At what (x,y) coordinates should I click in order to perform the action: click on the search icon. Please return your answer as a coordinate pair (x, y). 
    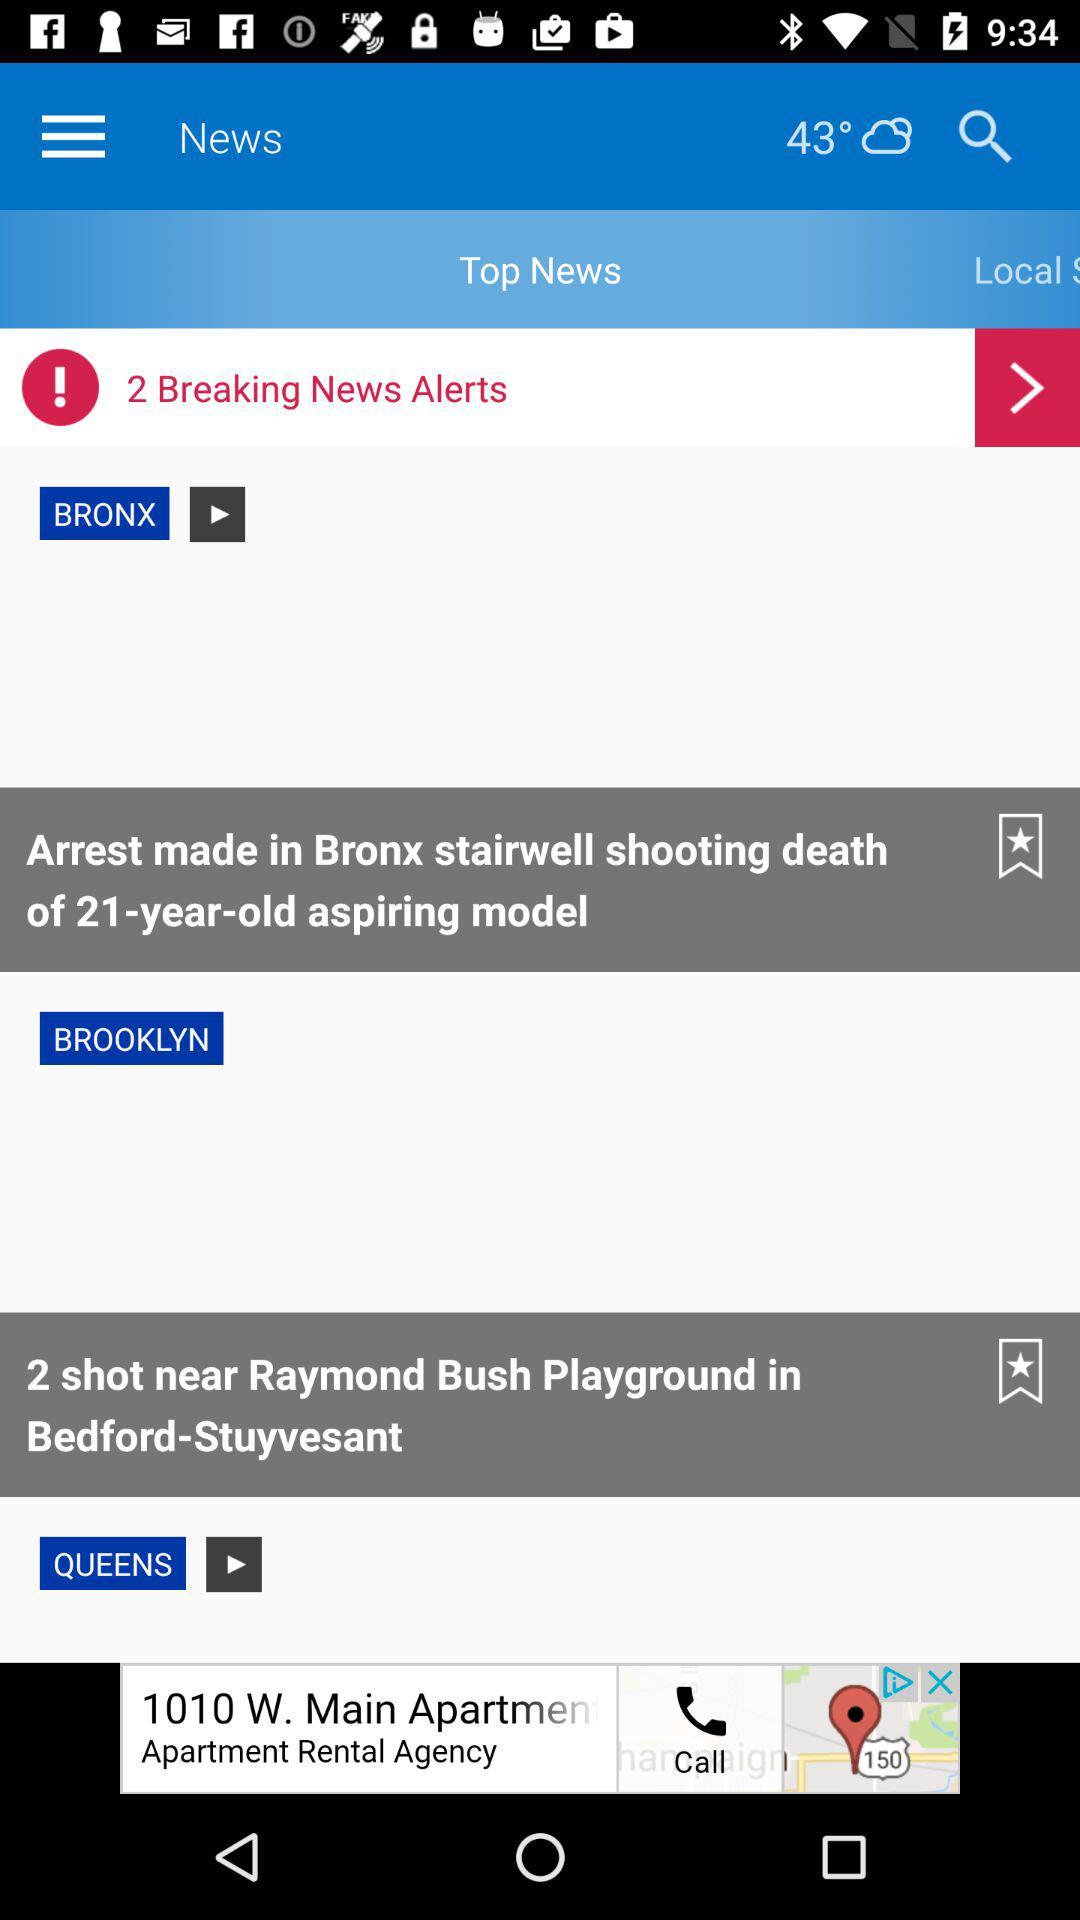
    Looking at the image, I should click on (984, 135).